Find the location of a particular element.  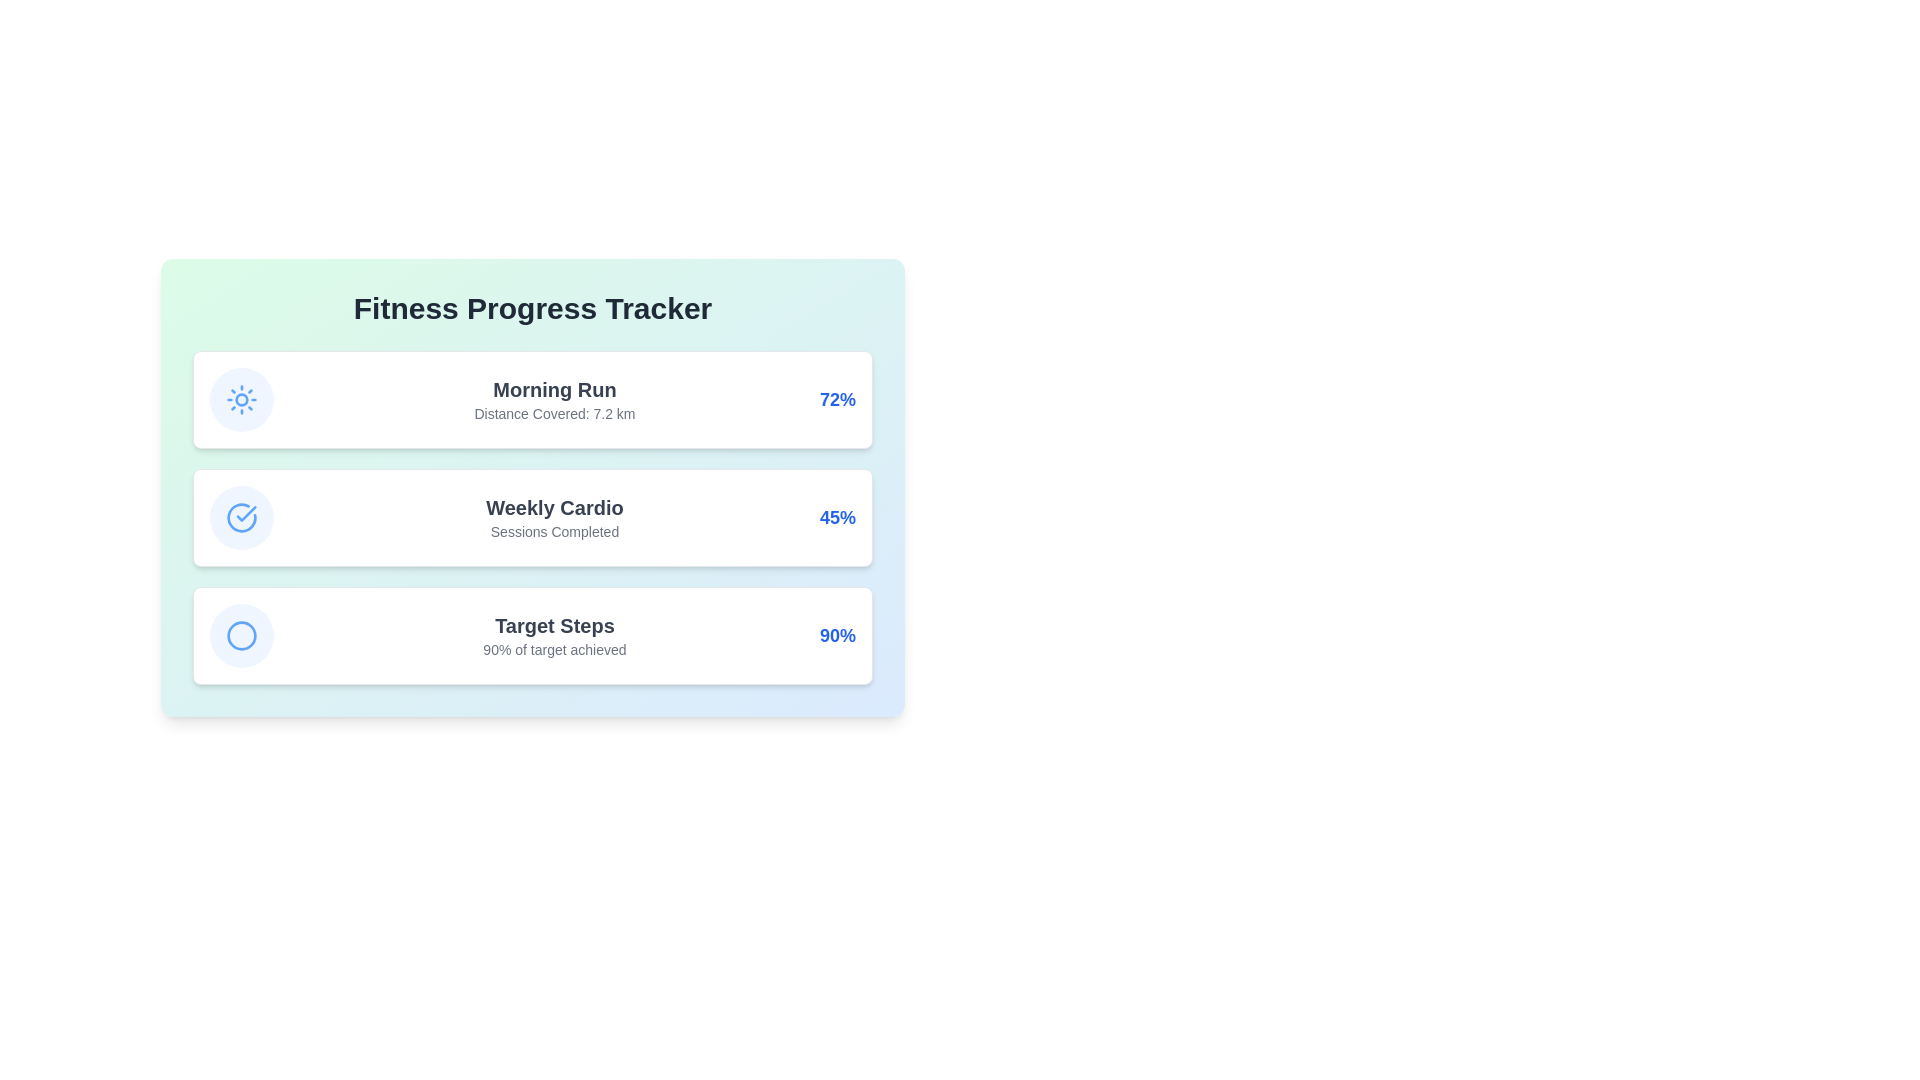

the circular icon that identifies the 'Target Steps' section to enhance its recognizability is located at coordinates (240, 636).